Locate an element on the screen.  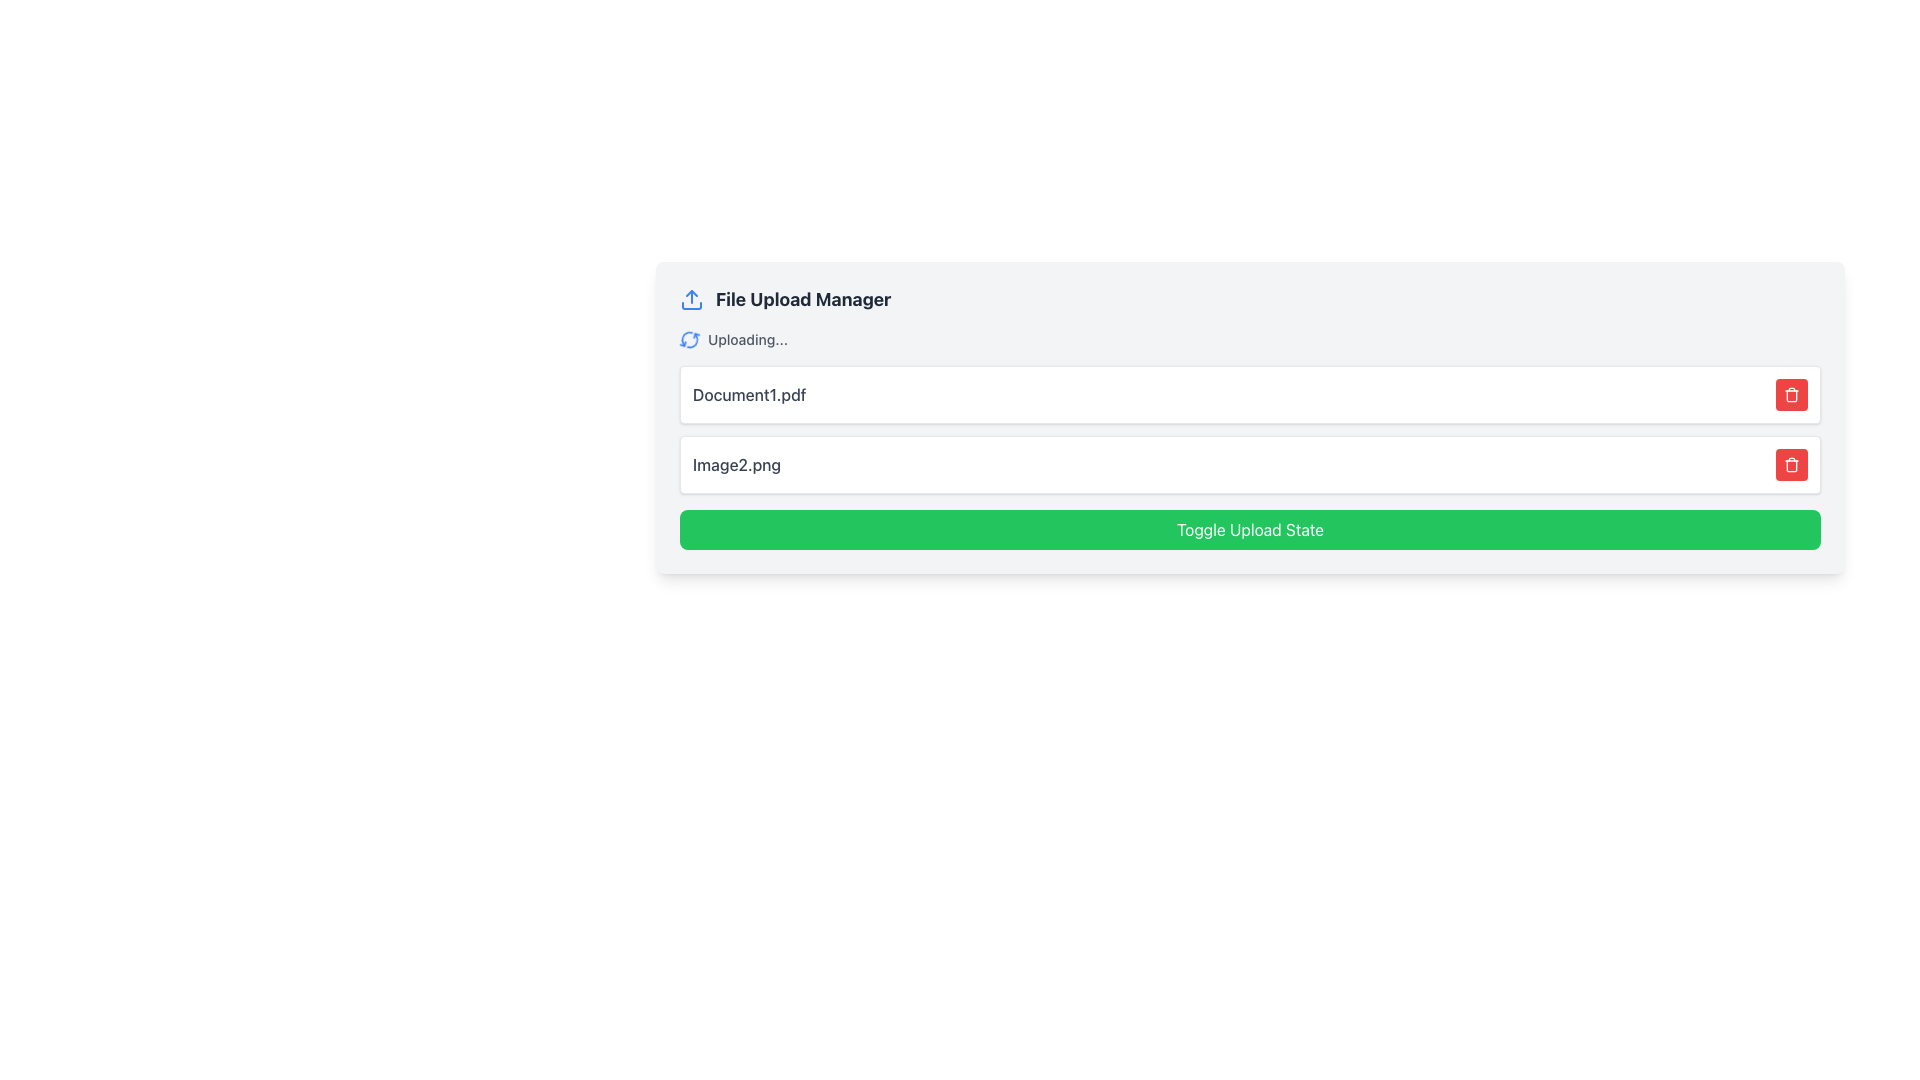
the first File list item labeled 'Document1.pdf' is located at coordinates (1249, 394).